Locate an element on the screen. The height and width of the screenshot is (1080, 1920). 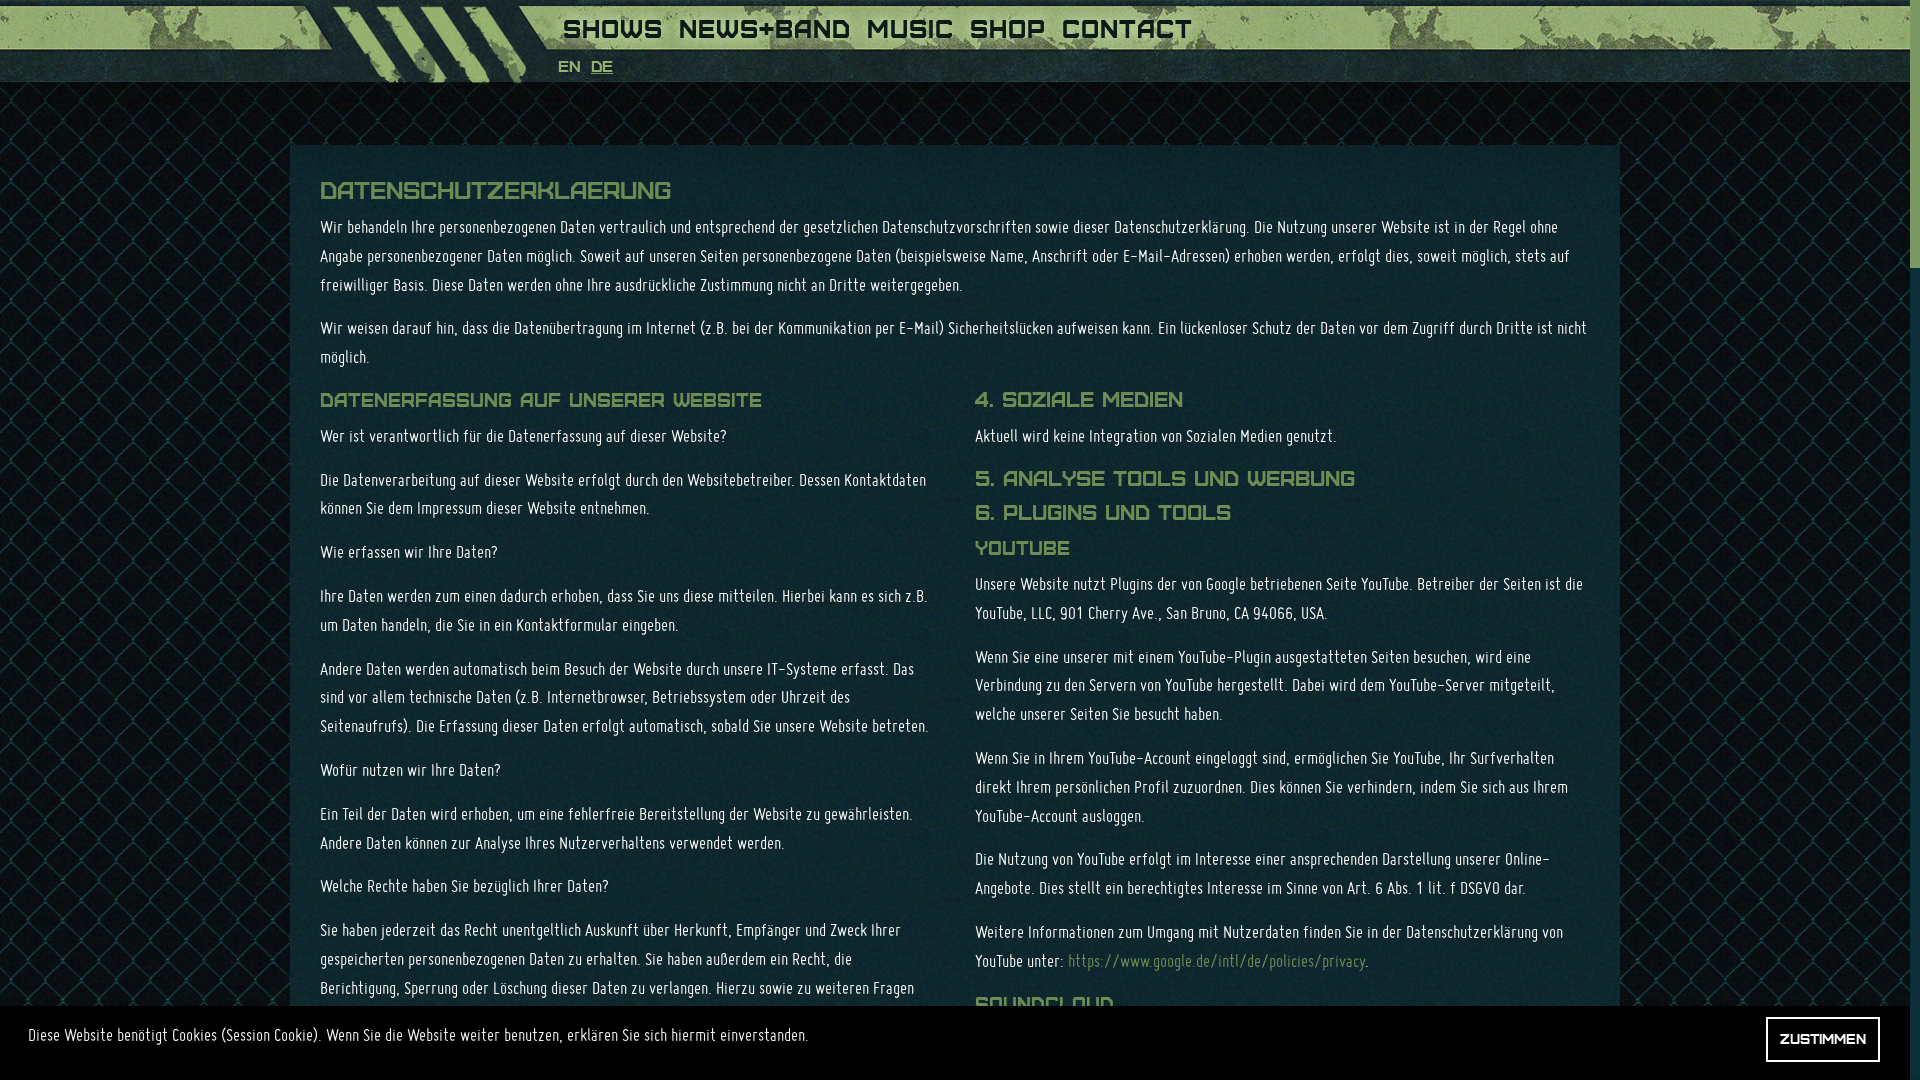
'SHOWS' is located at coordinates (612, 24).